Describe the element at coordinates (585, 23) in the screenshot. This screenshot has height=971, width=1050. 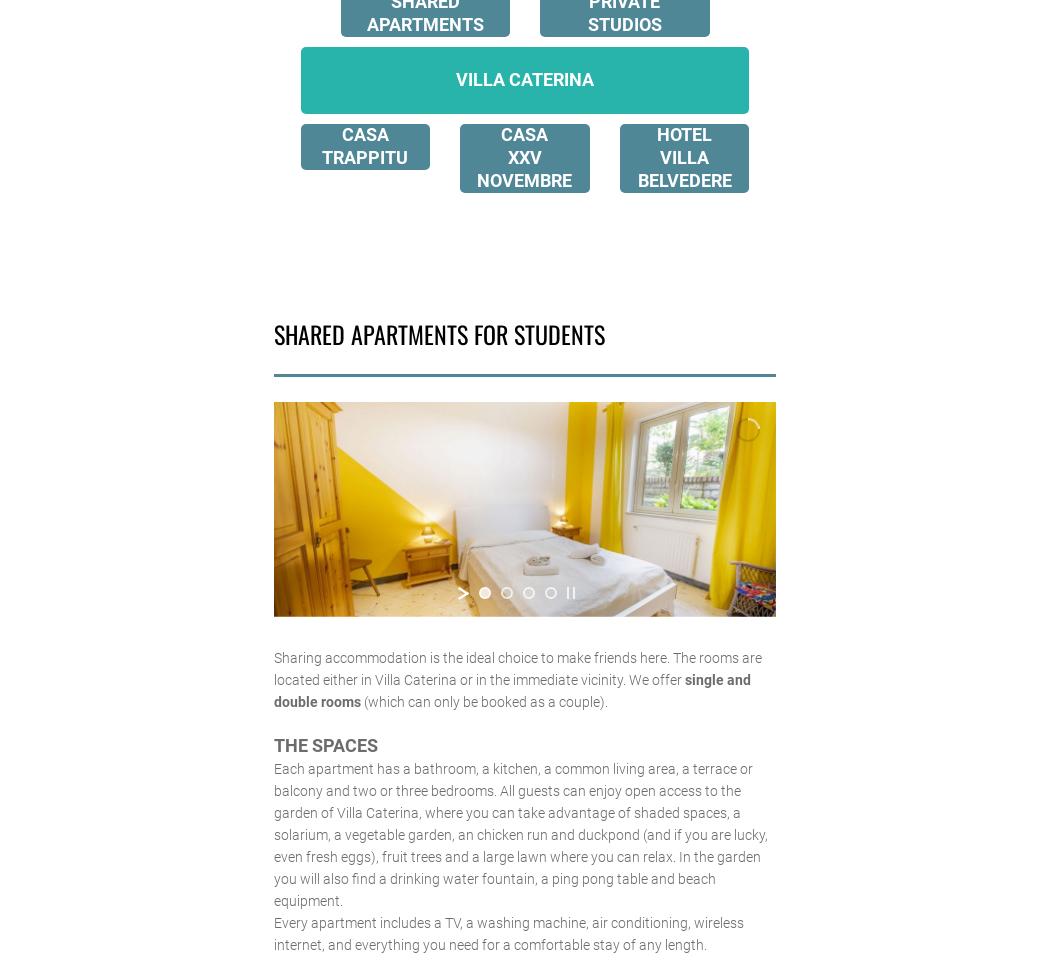
I see `'STUDIOS'` at that location.